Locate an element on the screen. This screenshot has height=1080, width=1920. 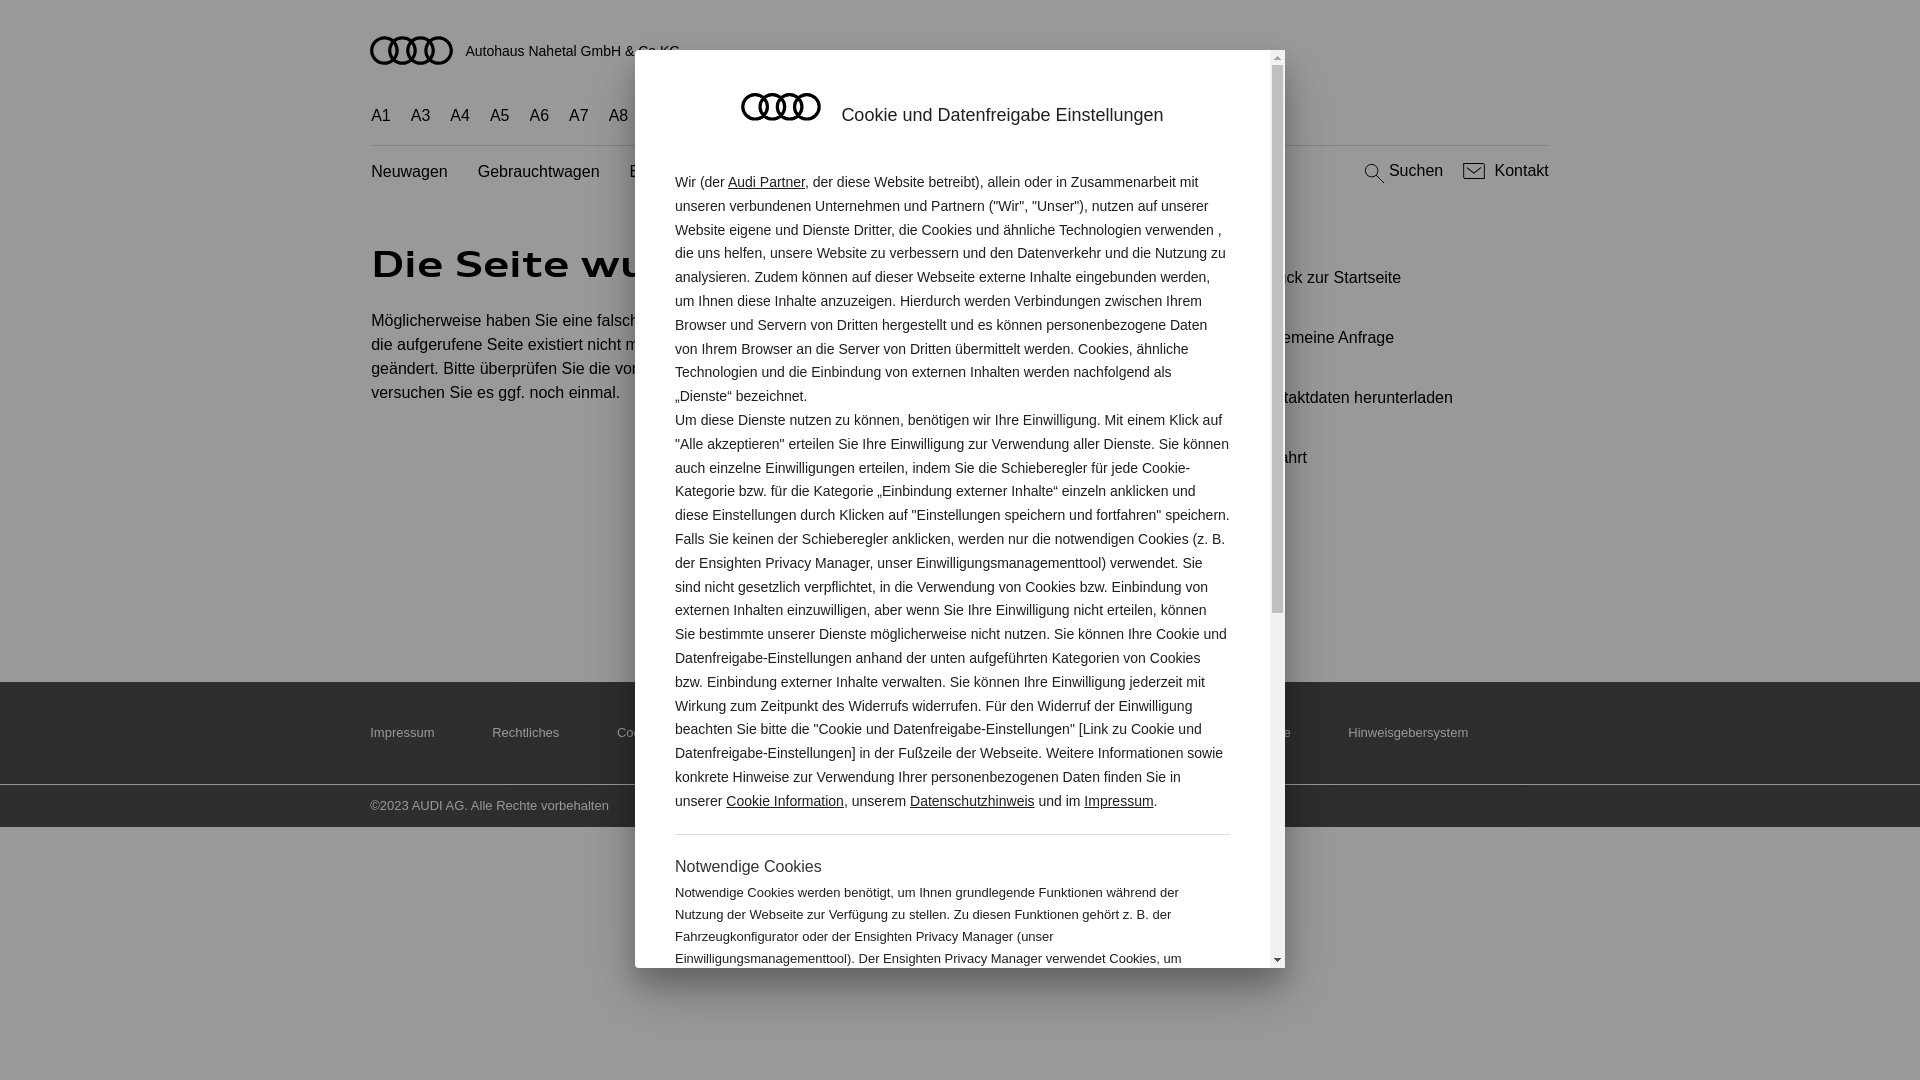
'Audi Partner' is located at coordinates (765, 181).